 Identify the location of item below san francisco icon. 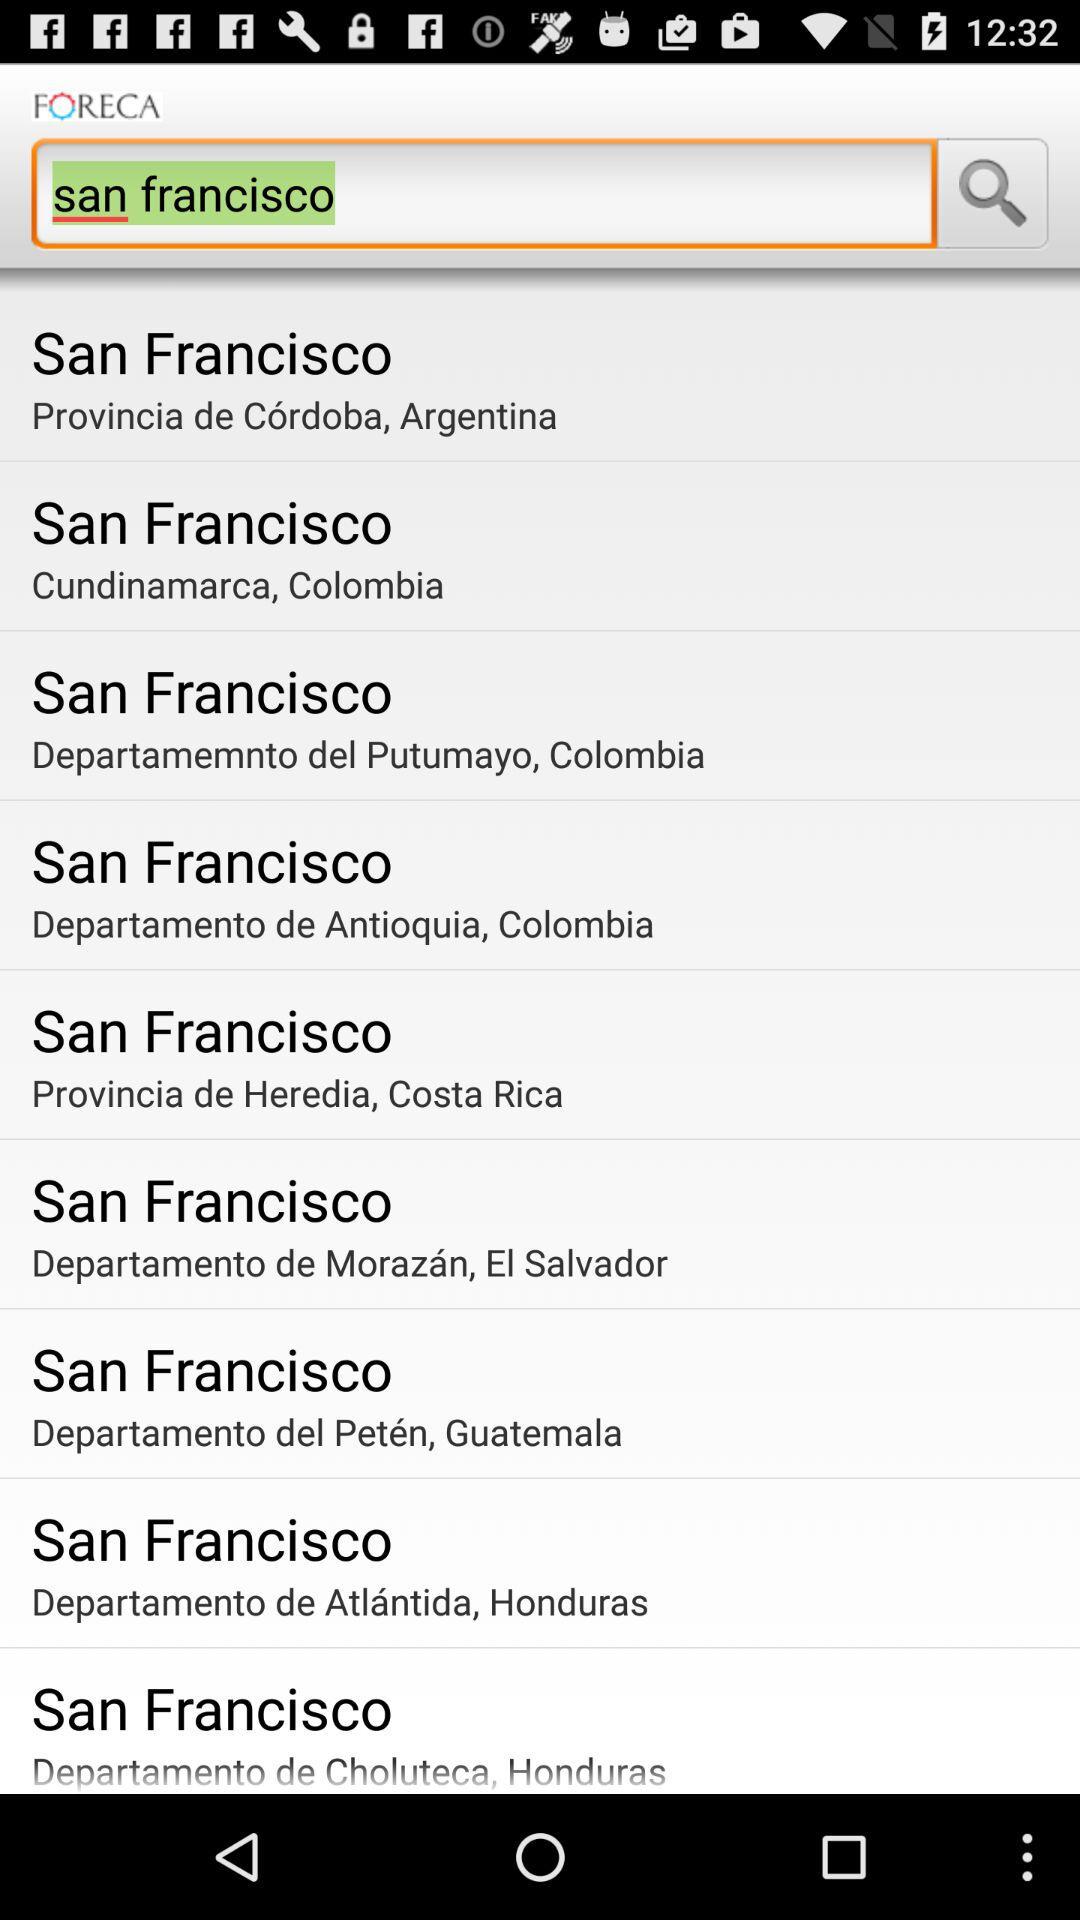
(547, 752).